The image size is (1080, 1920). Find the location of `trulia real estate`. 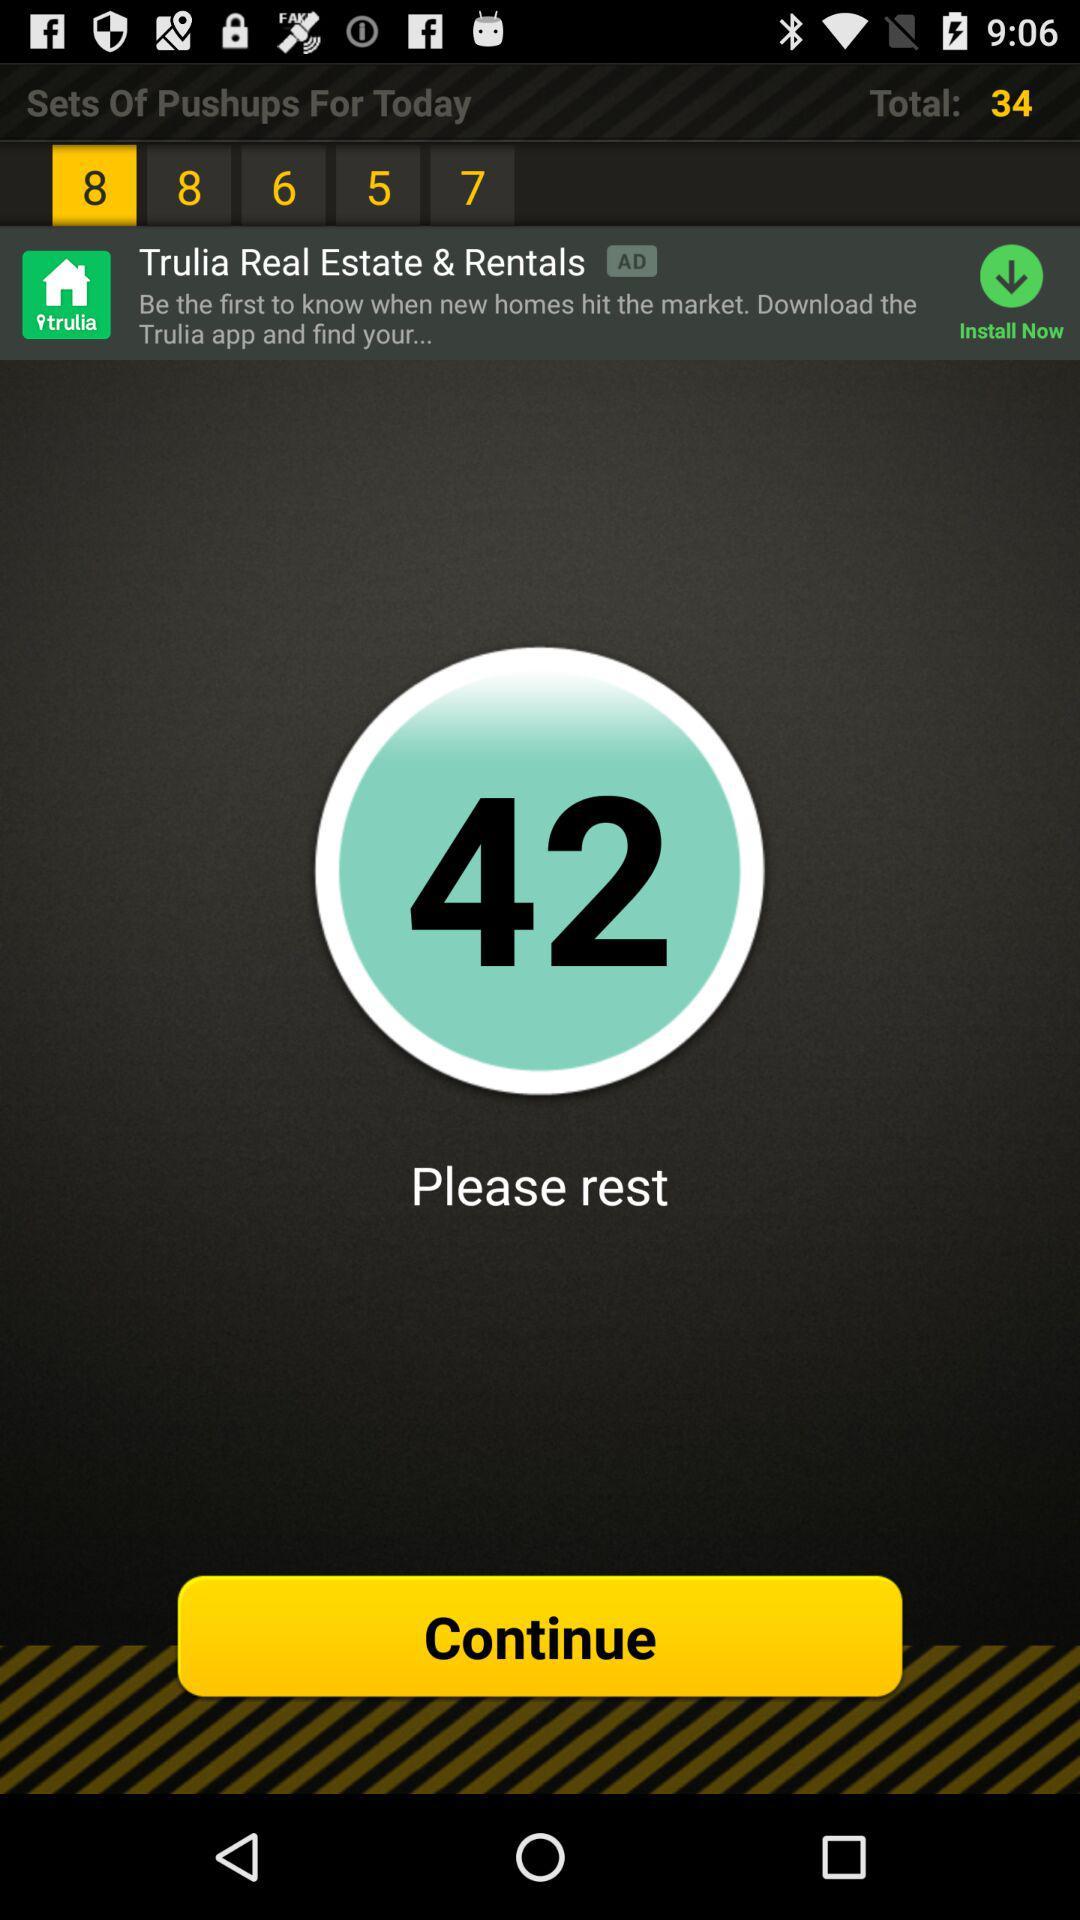

trulia real estate is located at coordinates (397, 259).